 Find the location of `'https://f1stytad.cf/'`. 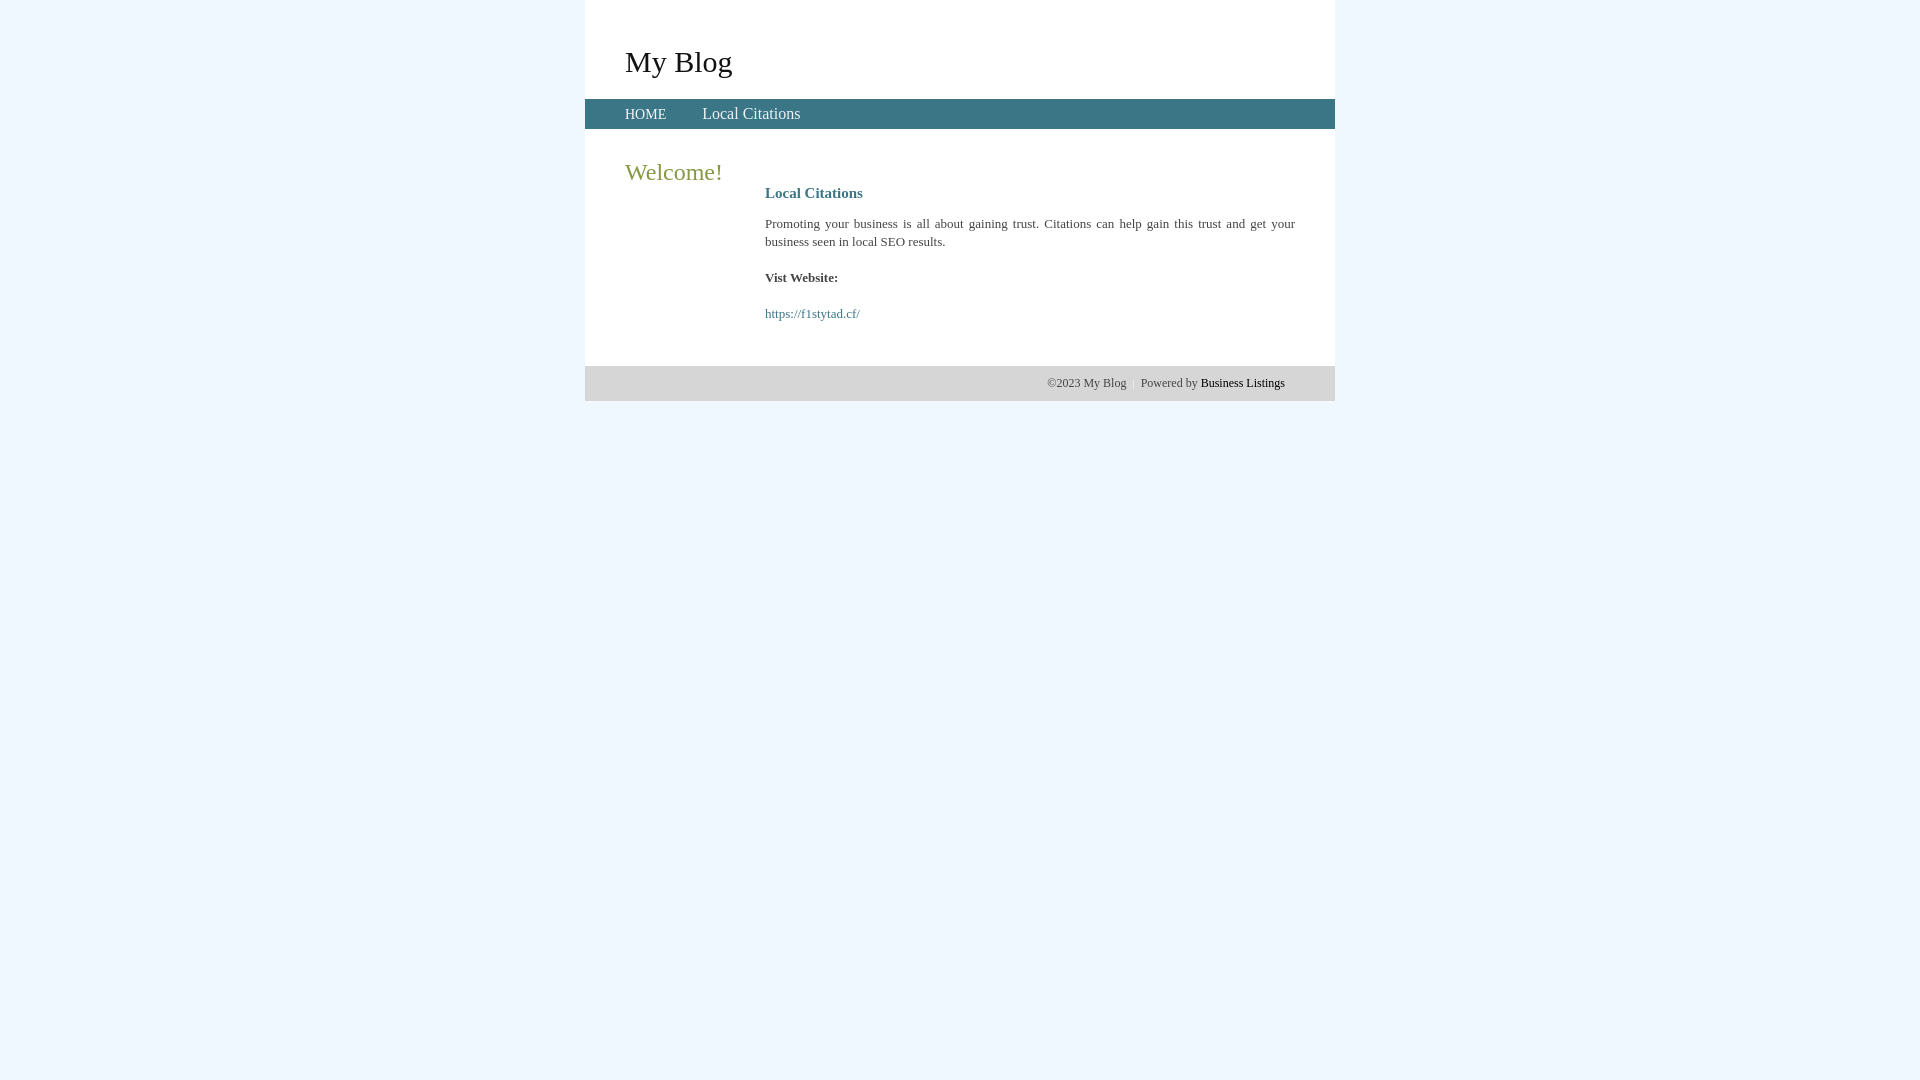

'https://f1stytad.cf/' is located at coordinates (812, 313).